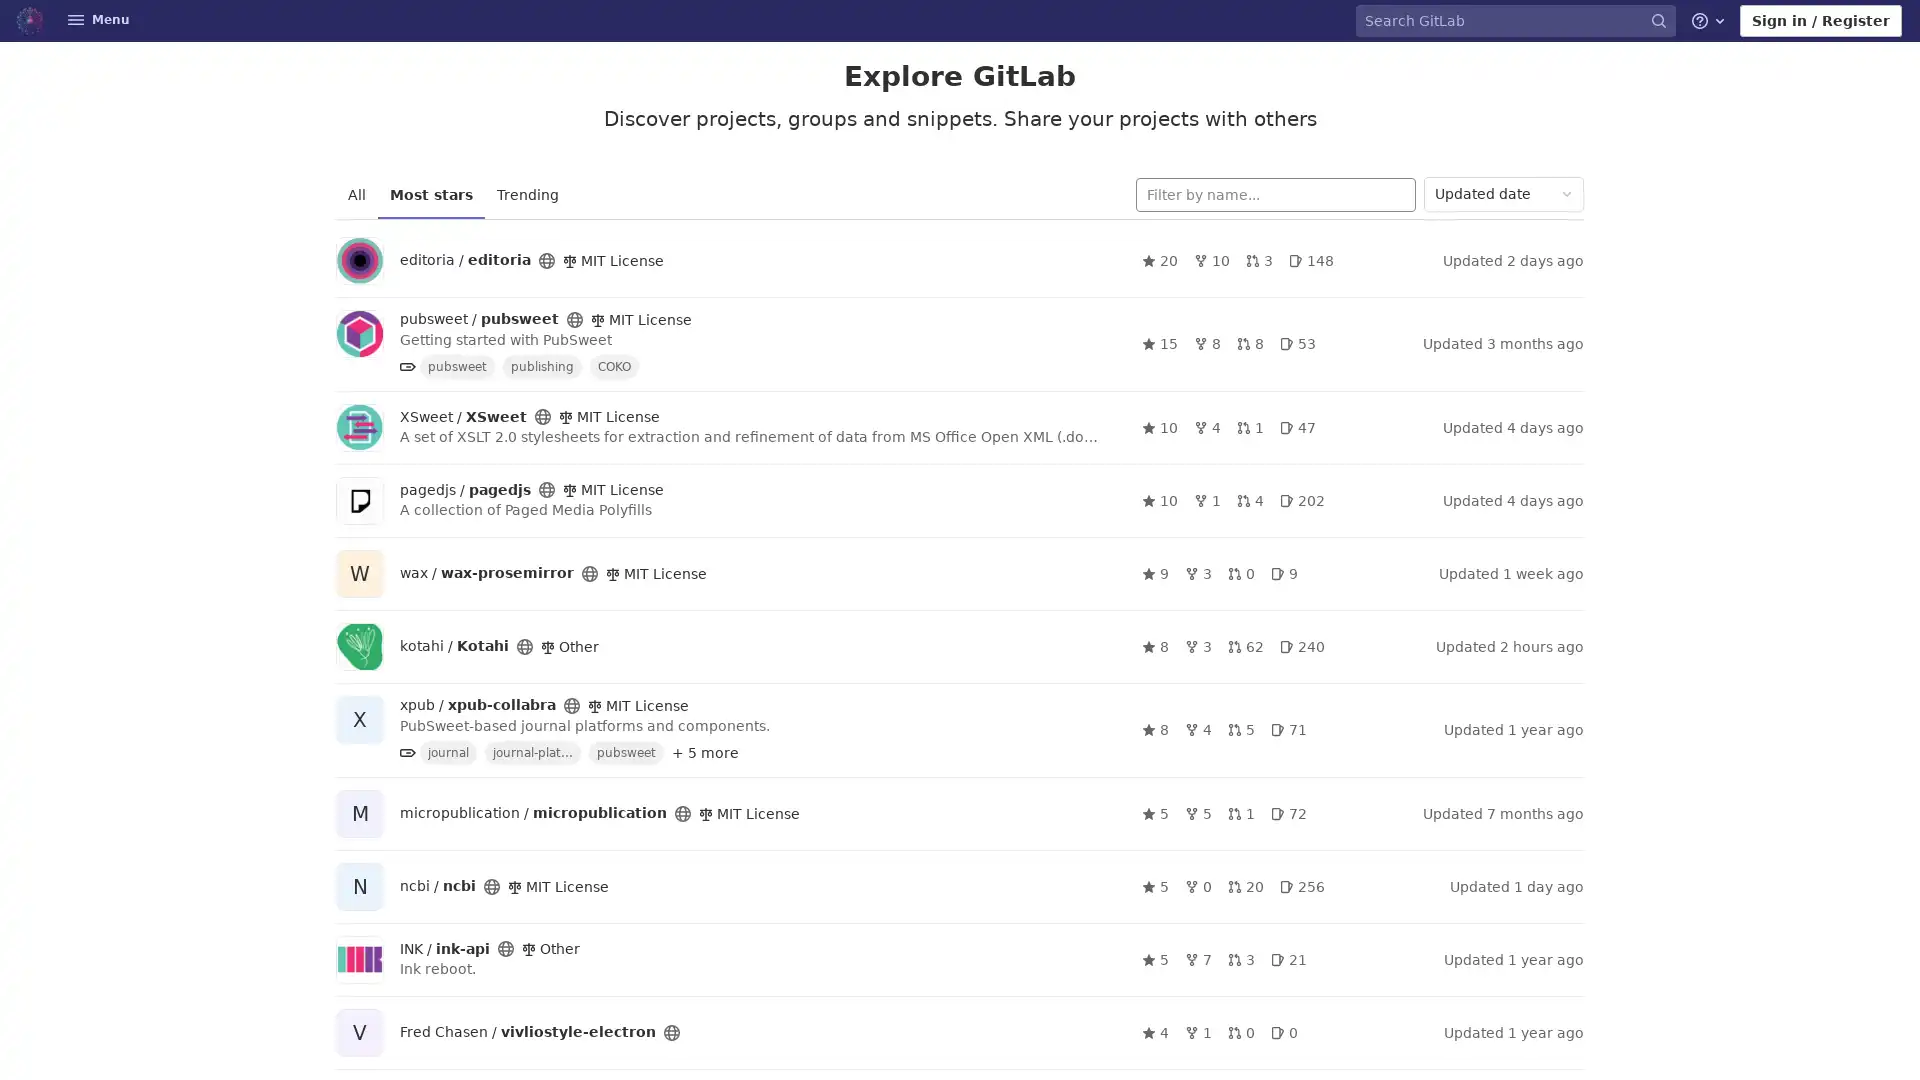  Describe the element at coordinates (705, 752) in the screenshot. I see `+ 5 more` at that location.